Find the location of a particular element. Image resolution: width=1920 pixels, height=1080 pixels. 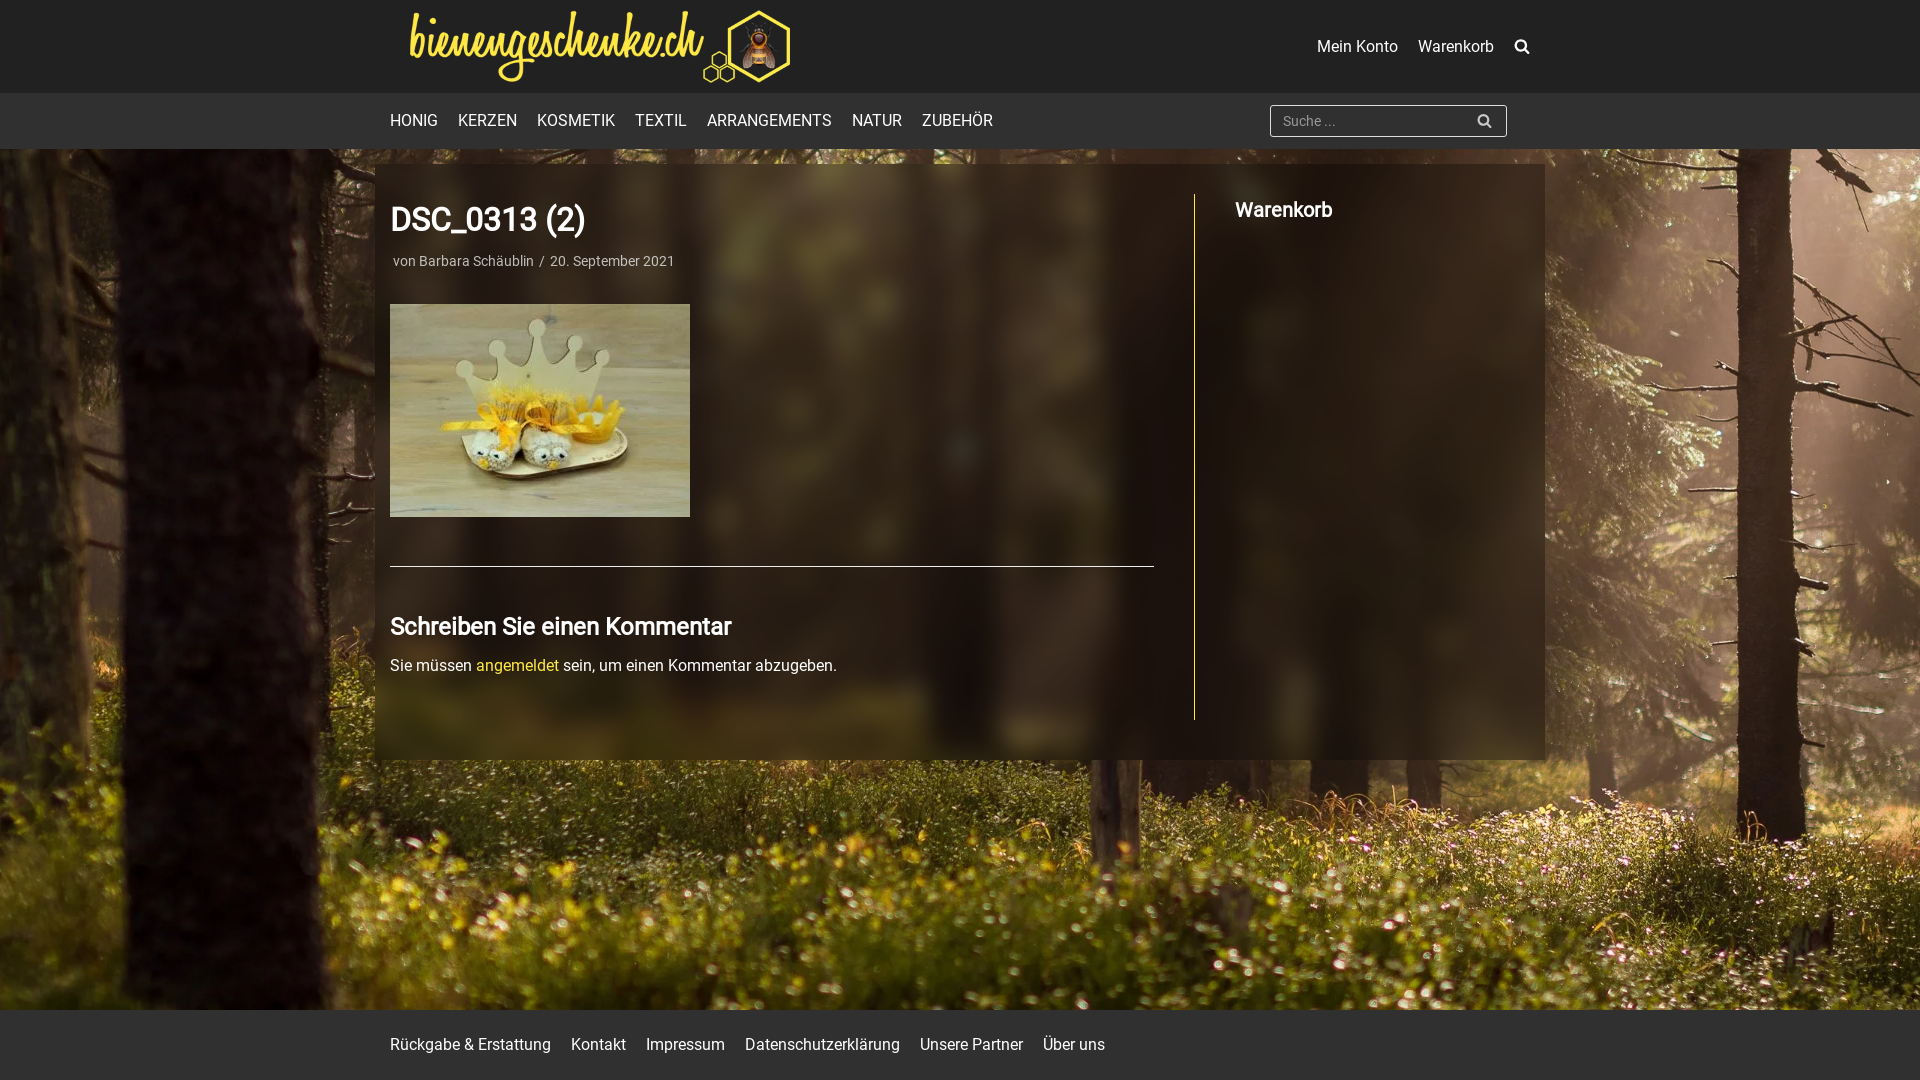

'angemeldet' is located at coordinates (517, 665).